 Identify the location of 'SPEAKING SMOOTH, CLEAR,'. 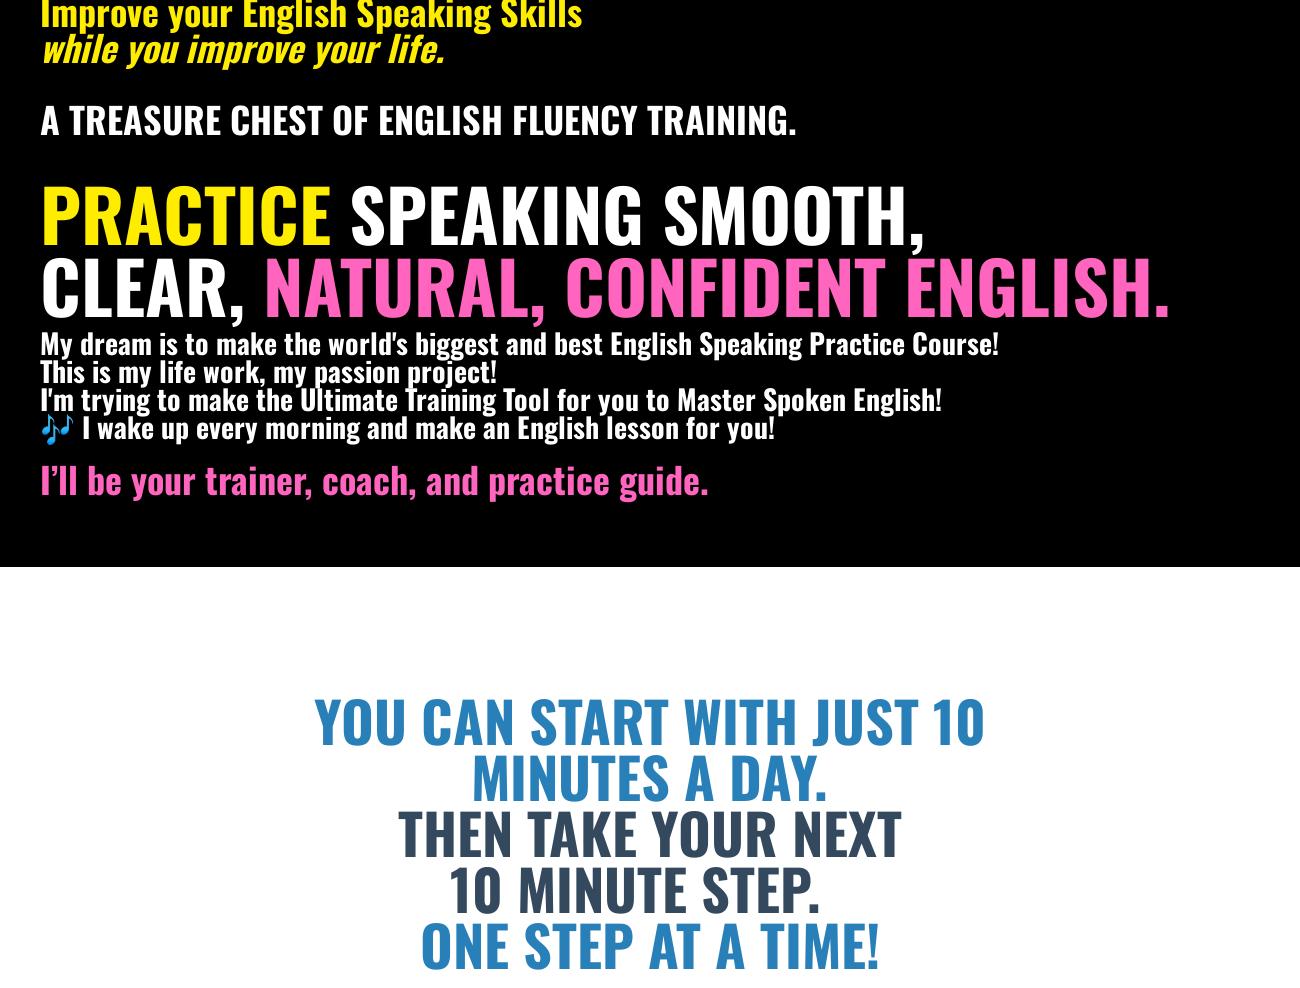
(481, 247).